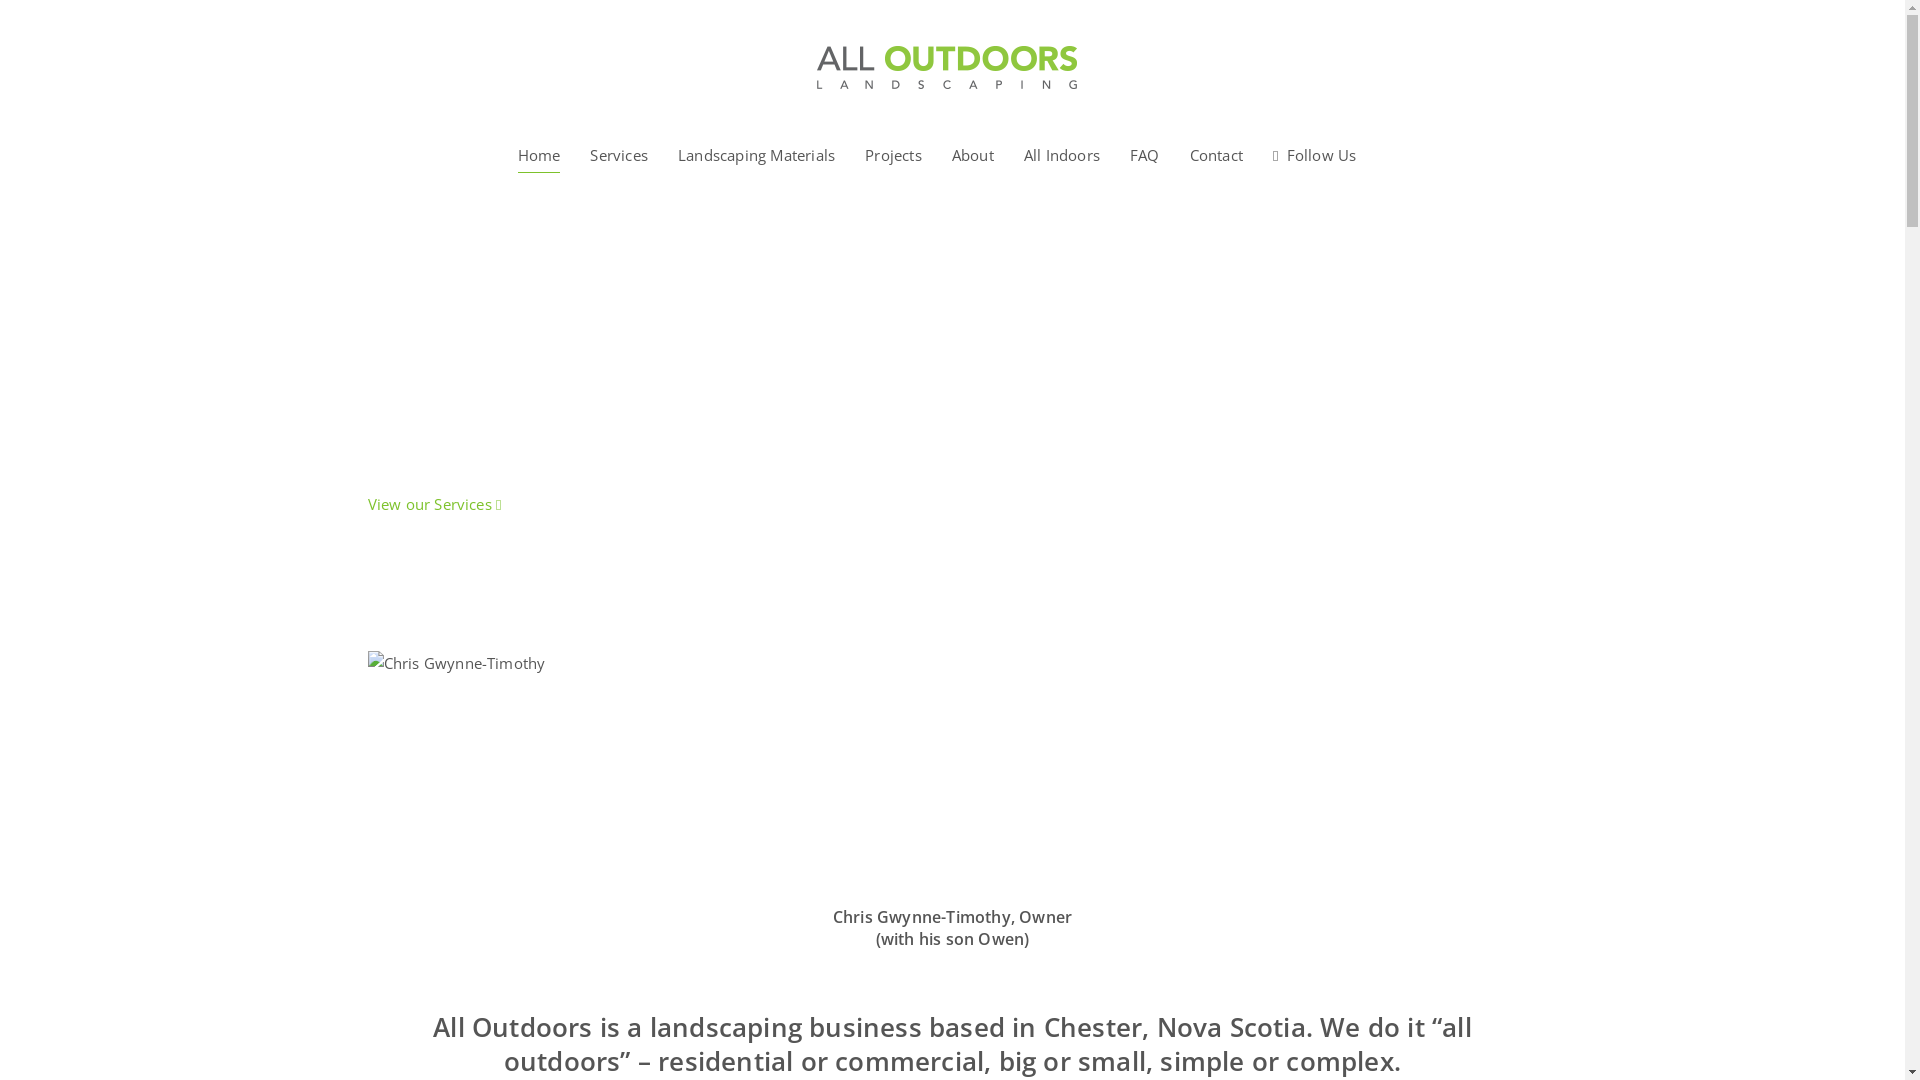 The width and height of the screenshot is (1920, 1080). What do you see at coordinates (539, 153) in the screenshot?
I see `'Home'` at bounding box center [539, 153].